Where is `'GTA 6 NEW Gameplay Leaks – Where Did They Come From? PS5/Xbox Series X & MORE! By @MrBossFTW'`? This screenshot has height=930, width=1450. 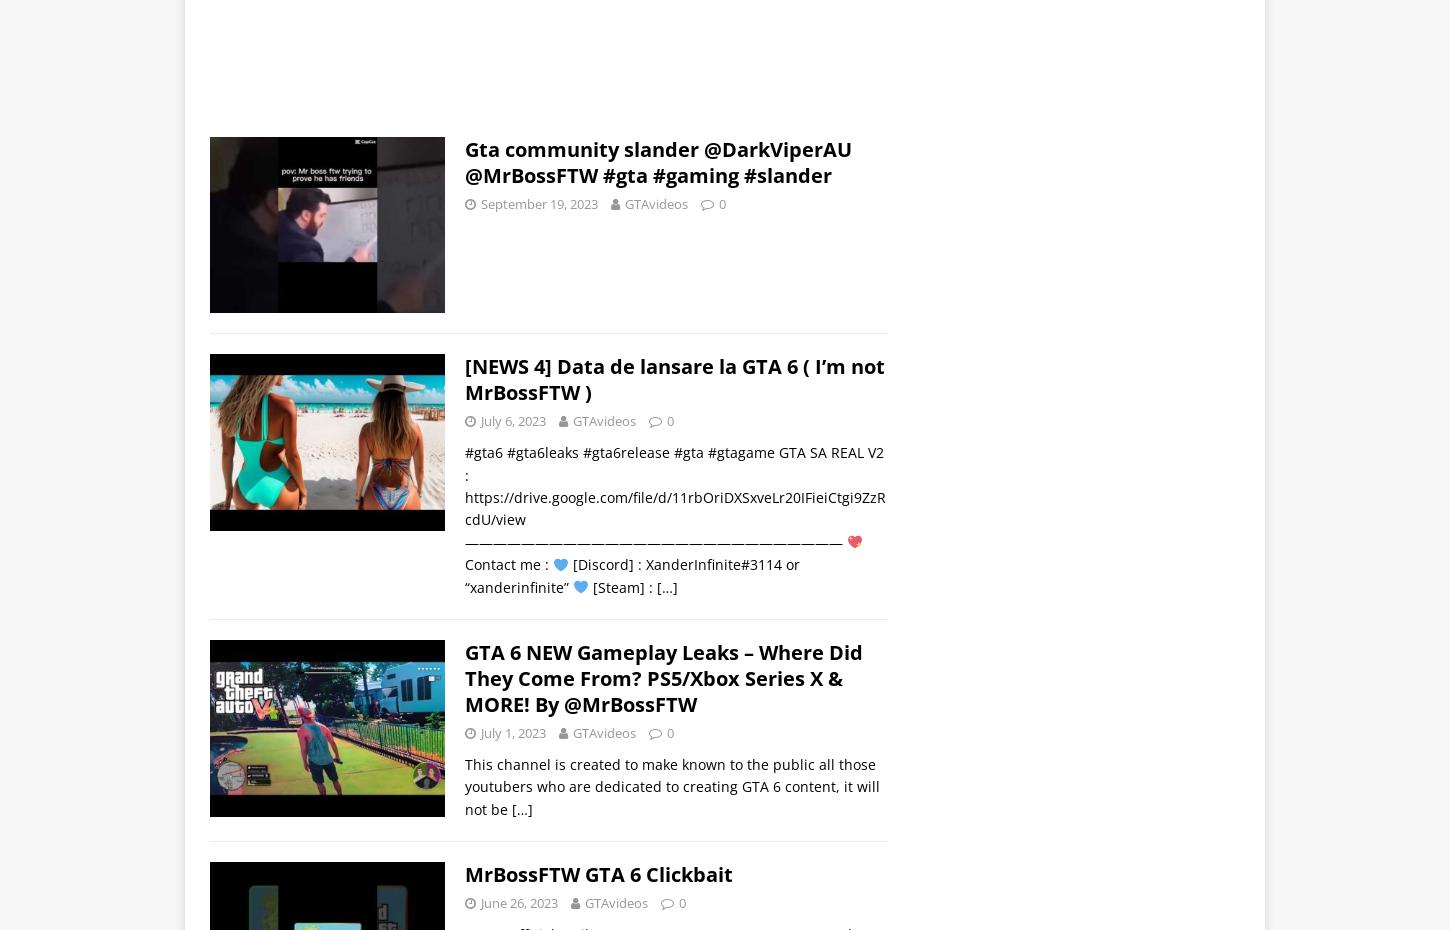 'GTA 6 NEW Gameplay Leaks – Where Did They Come From? PS5/Xbox Series X & MORE! By @MrBossFTW' is located at coordinates (662, 676).